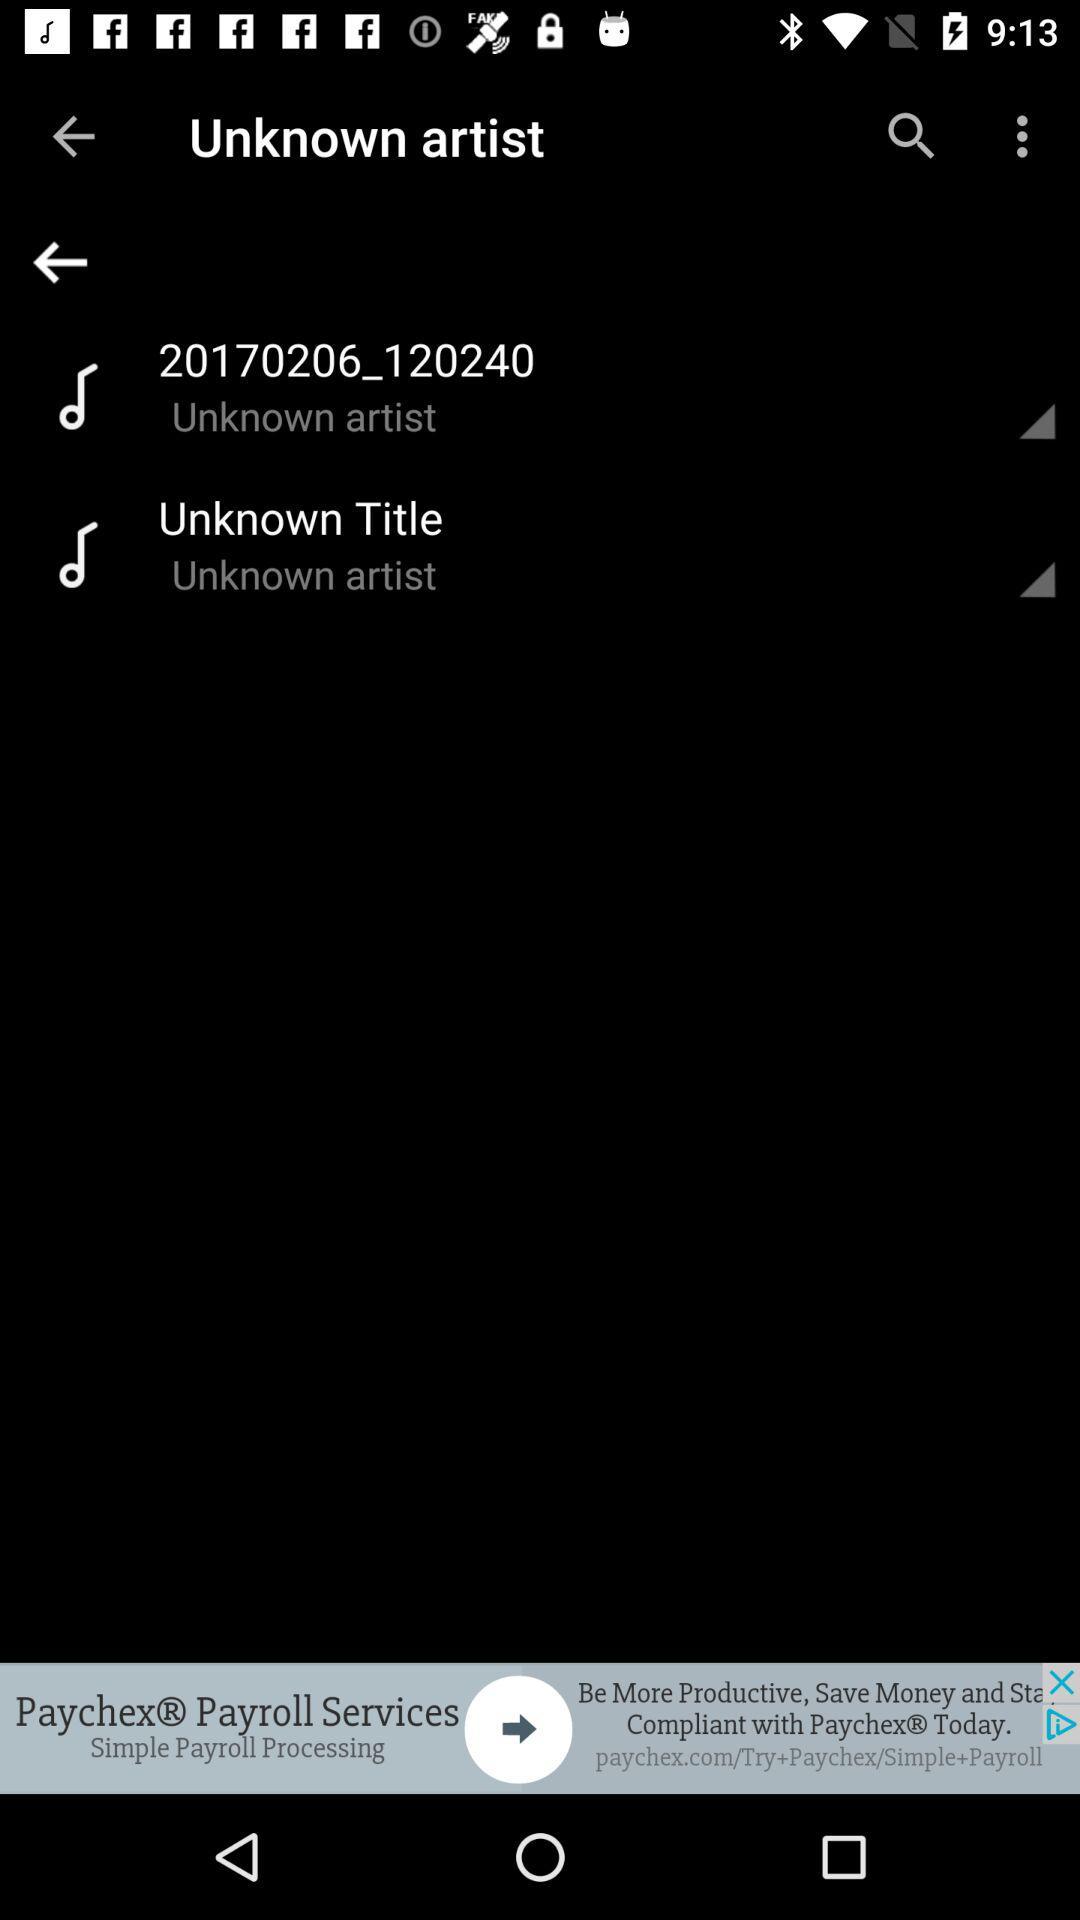  I want to click on open the option menu, so click(1013, 552).